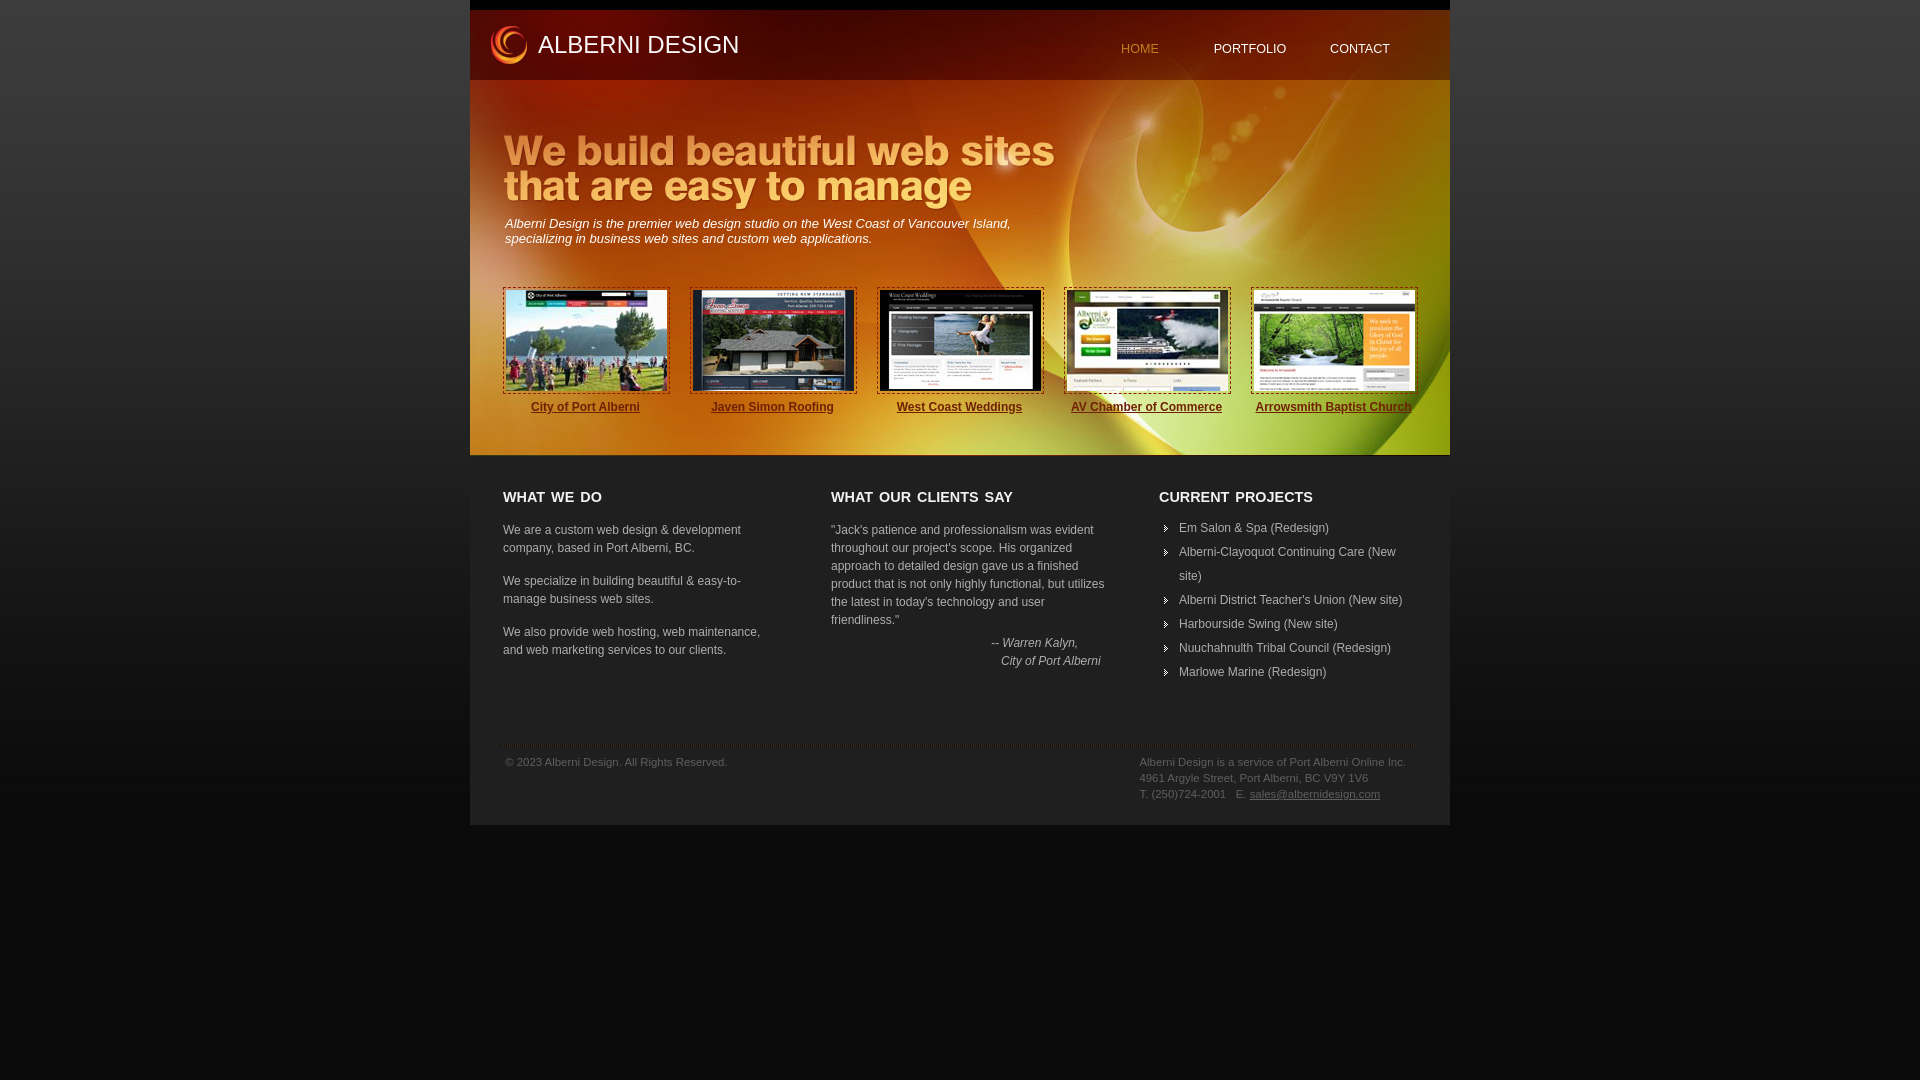 The width and height of the screenshot is (1920, 1080). What do you see at coordinates (1315, 793) in the screenshot?
I see `'sales@albernidesign.com'` at bounding box center [1315, 793].